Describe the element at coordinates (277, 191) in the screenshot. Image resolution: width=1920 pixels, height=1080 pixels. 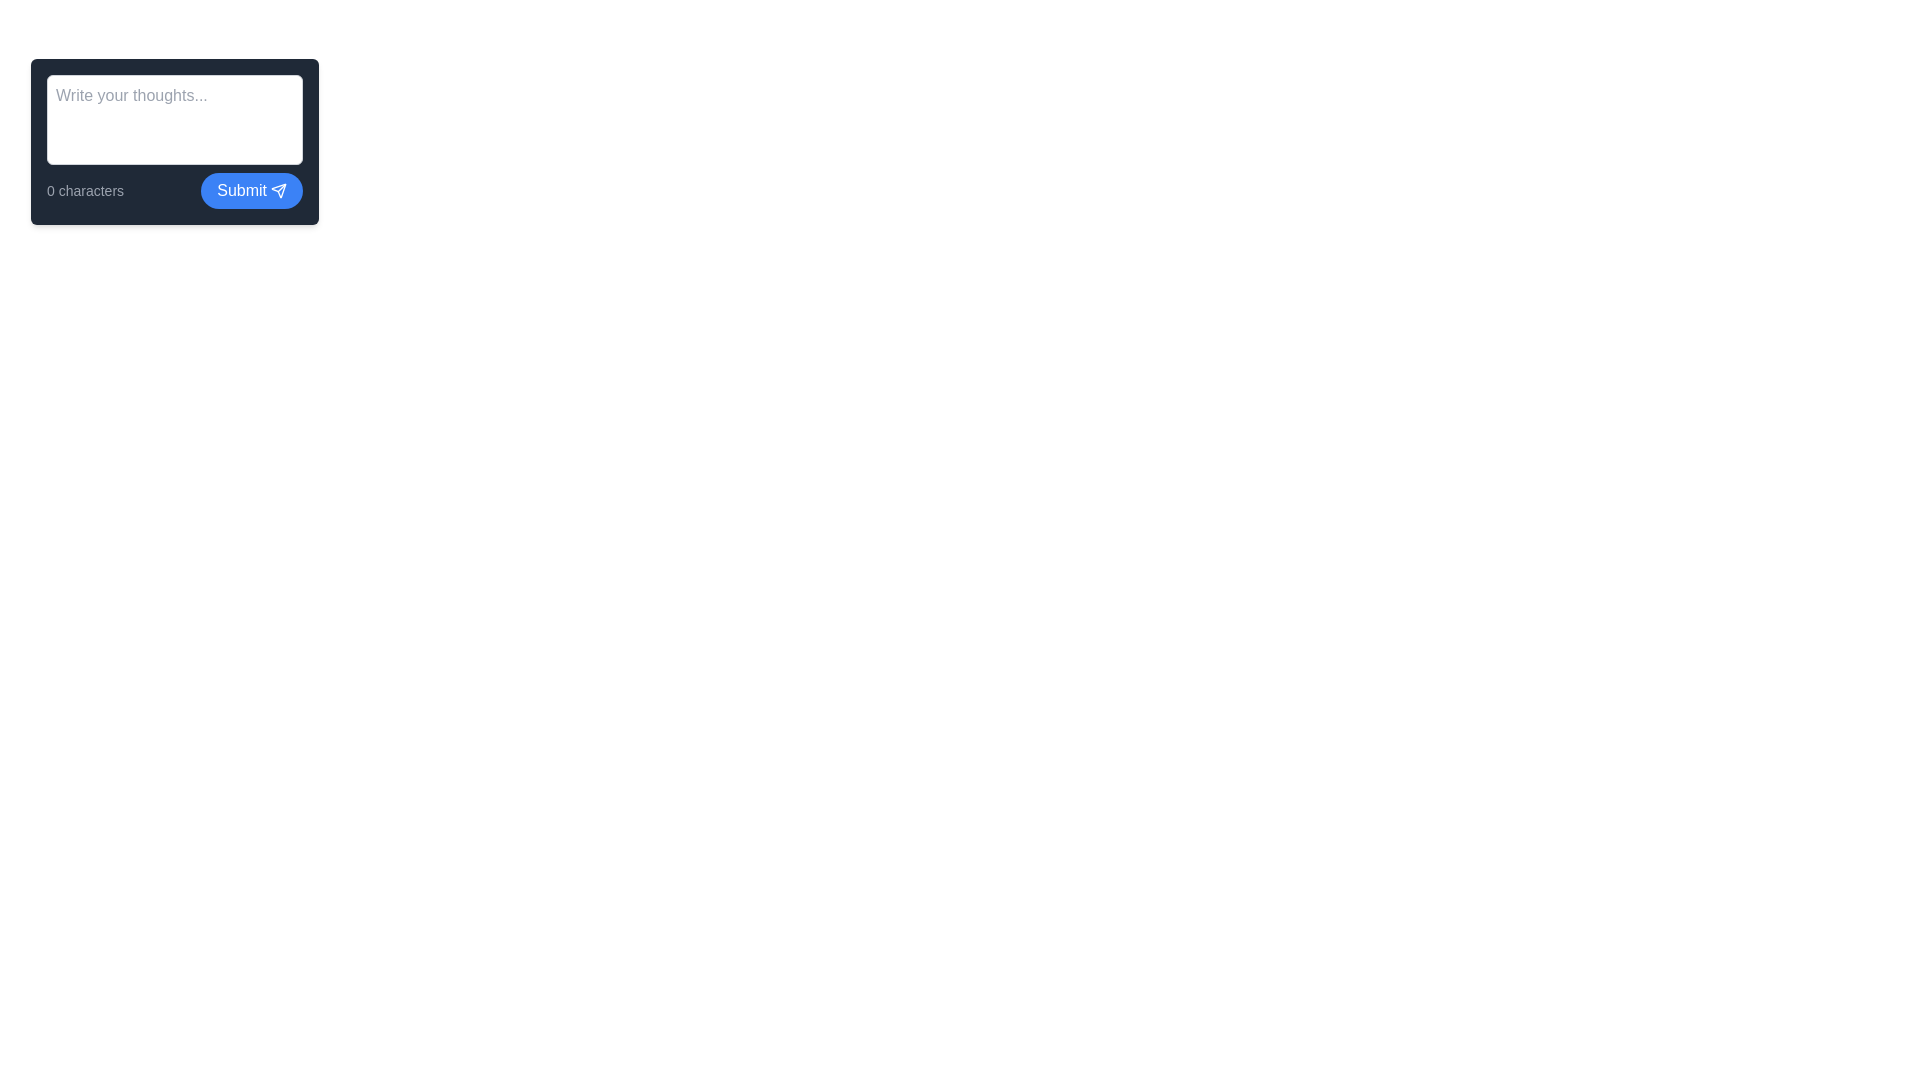
I see `the icon next to the 'Submit' button` at that location.